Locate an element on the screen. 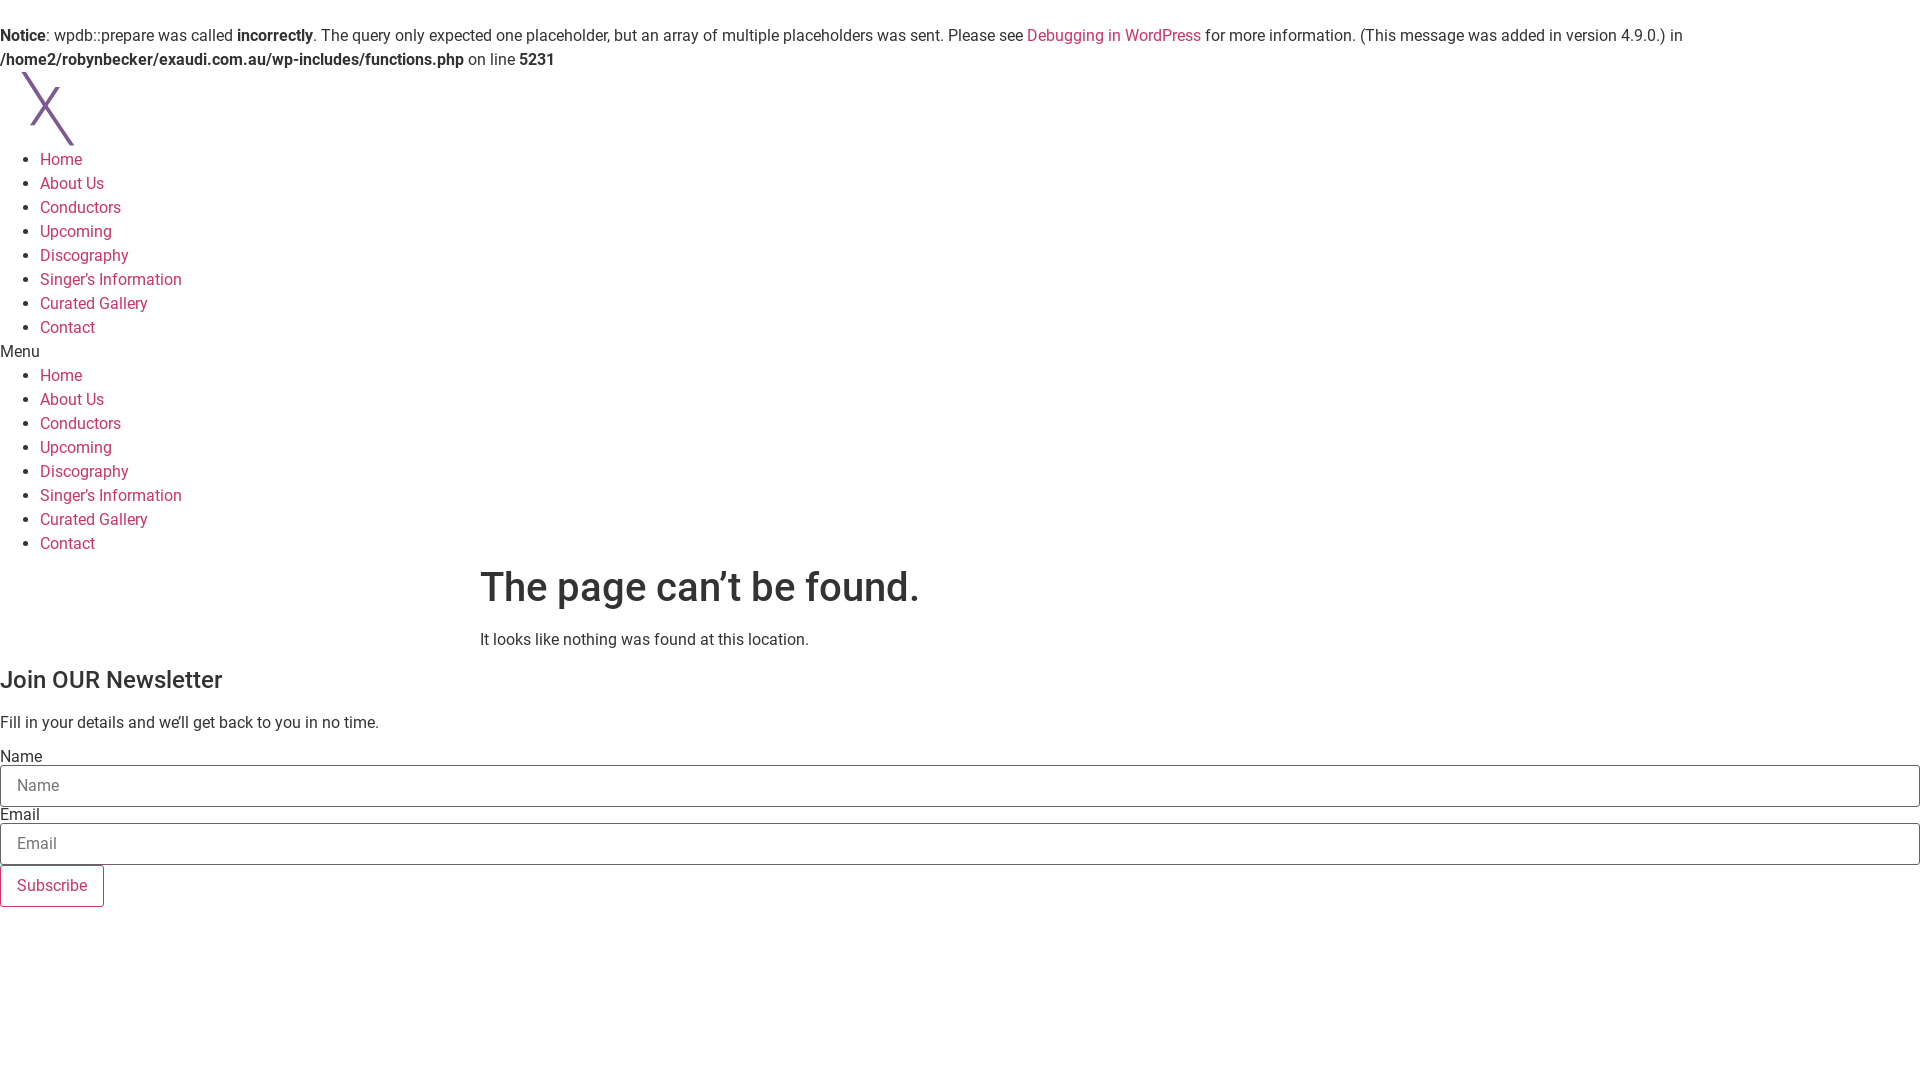 The width and height of the screenshot is (1920, 1080). 'Upcoming' is located at coordinates (76, 230).